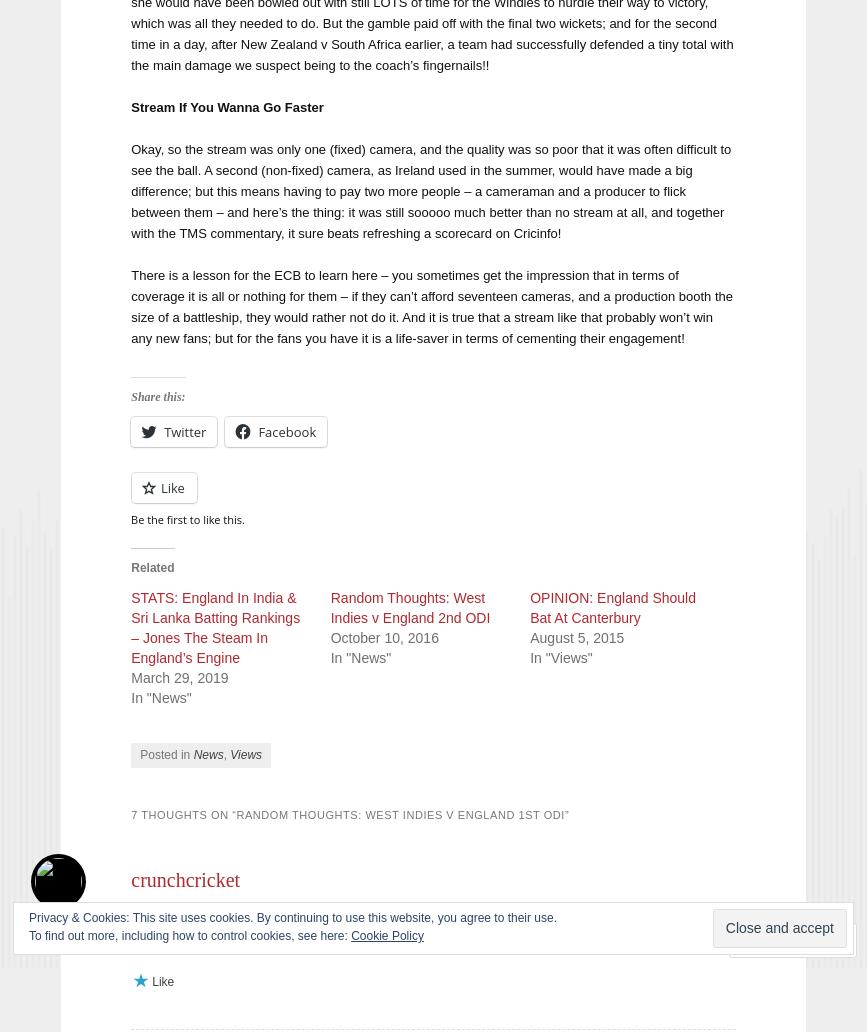 This screenshot has width=867, height=1032. What do you see at coordinates (157, 396) in the screenshot?
I see `'Share this:'` at bounding box center [157, 396].